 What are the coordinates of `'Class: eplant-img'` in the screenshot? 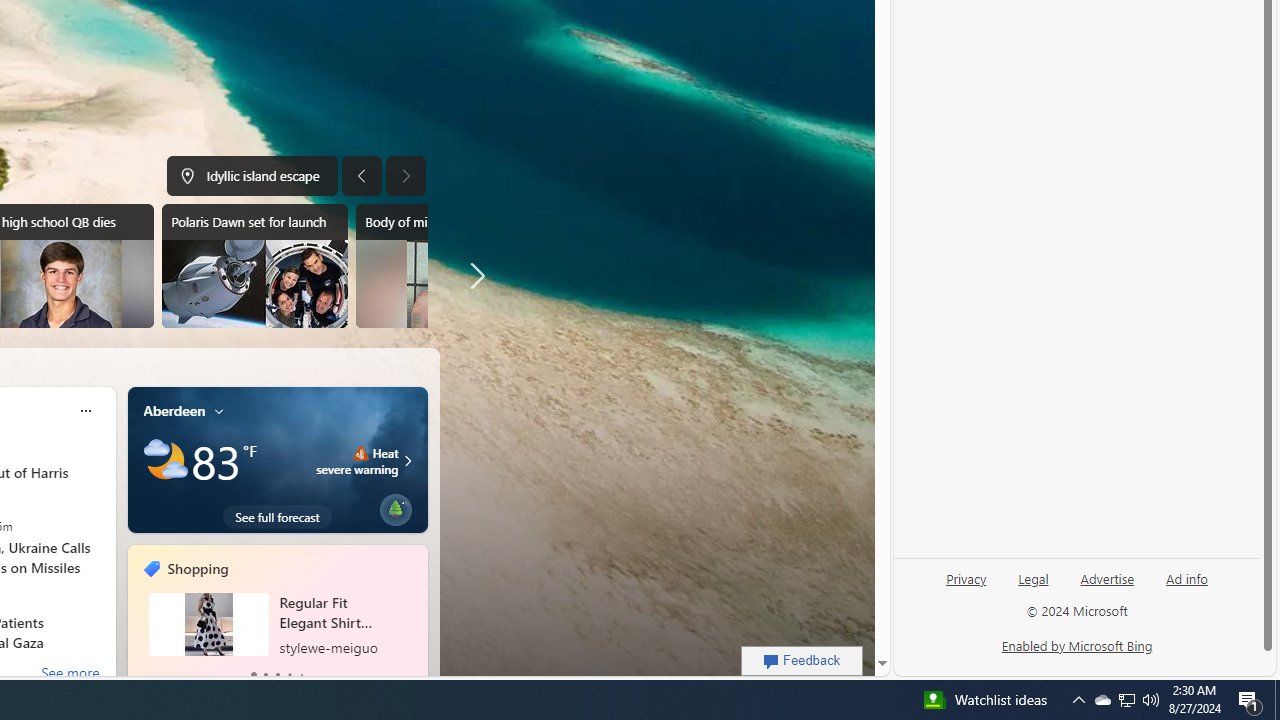 It's located at (395, 505).